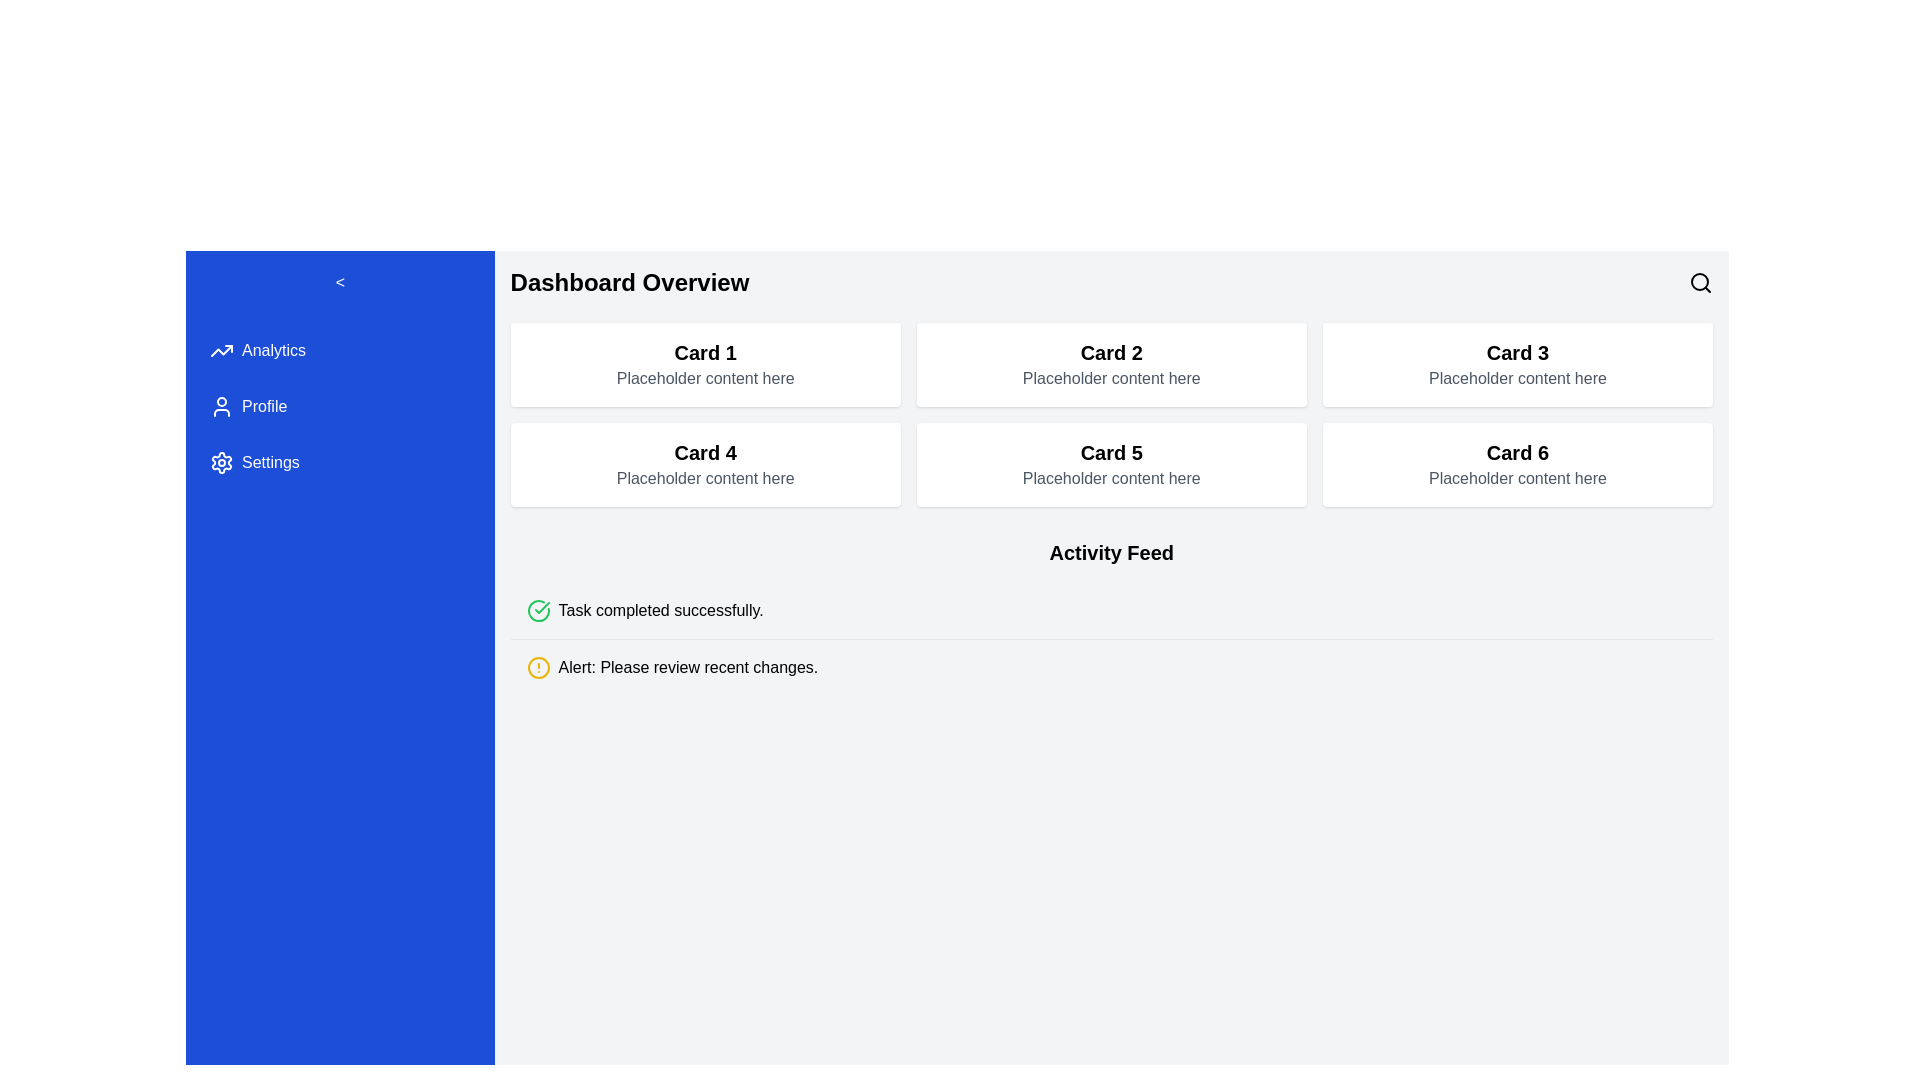 This screenshot has height=1080, width=1920. I want to click on the person icon in the Profile navigation item on the left sidebar to understand its representation, so click(221, 406).